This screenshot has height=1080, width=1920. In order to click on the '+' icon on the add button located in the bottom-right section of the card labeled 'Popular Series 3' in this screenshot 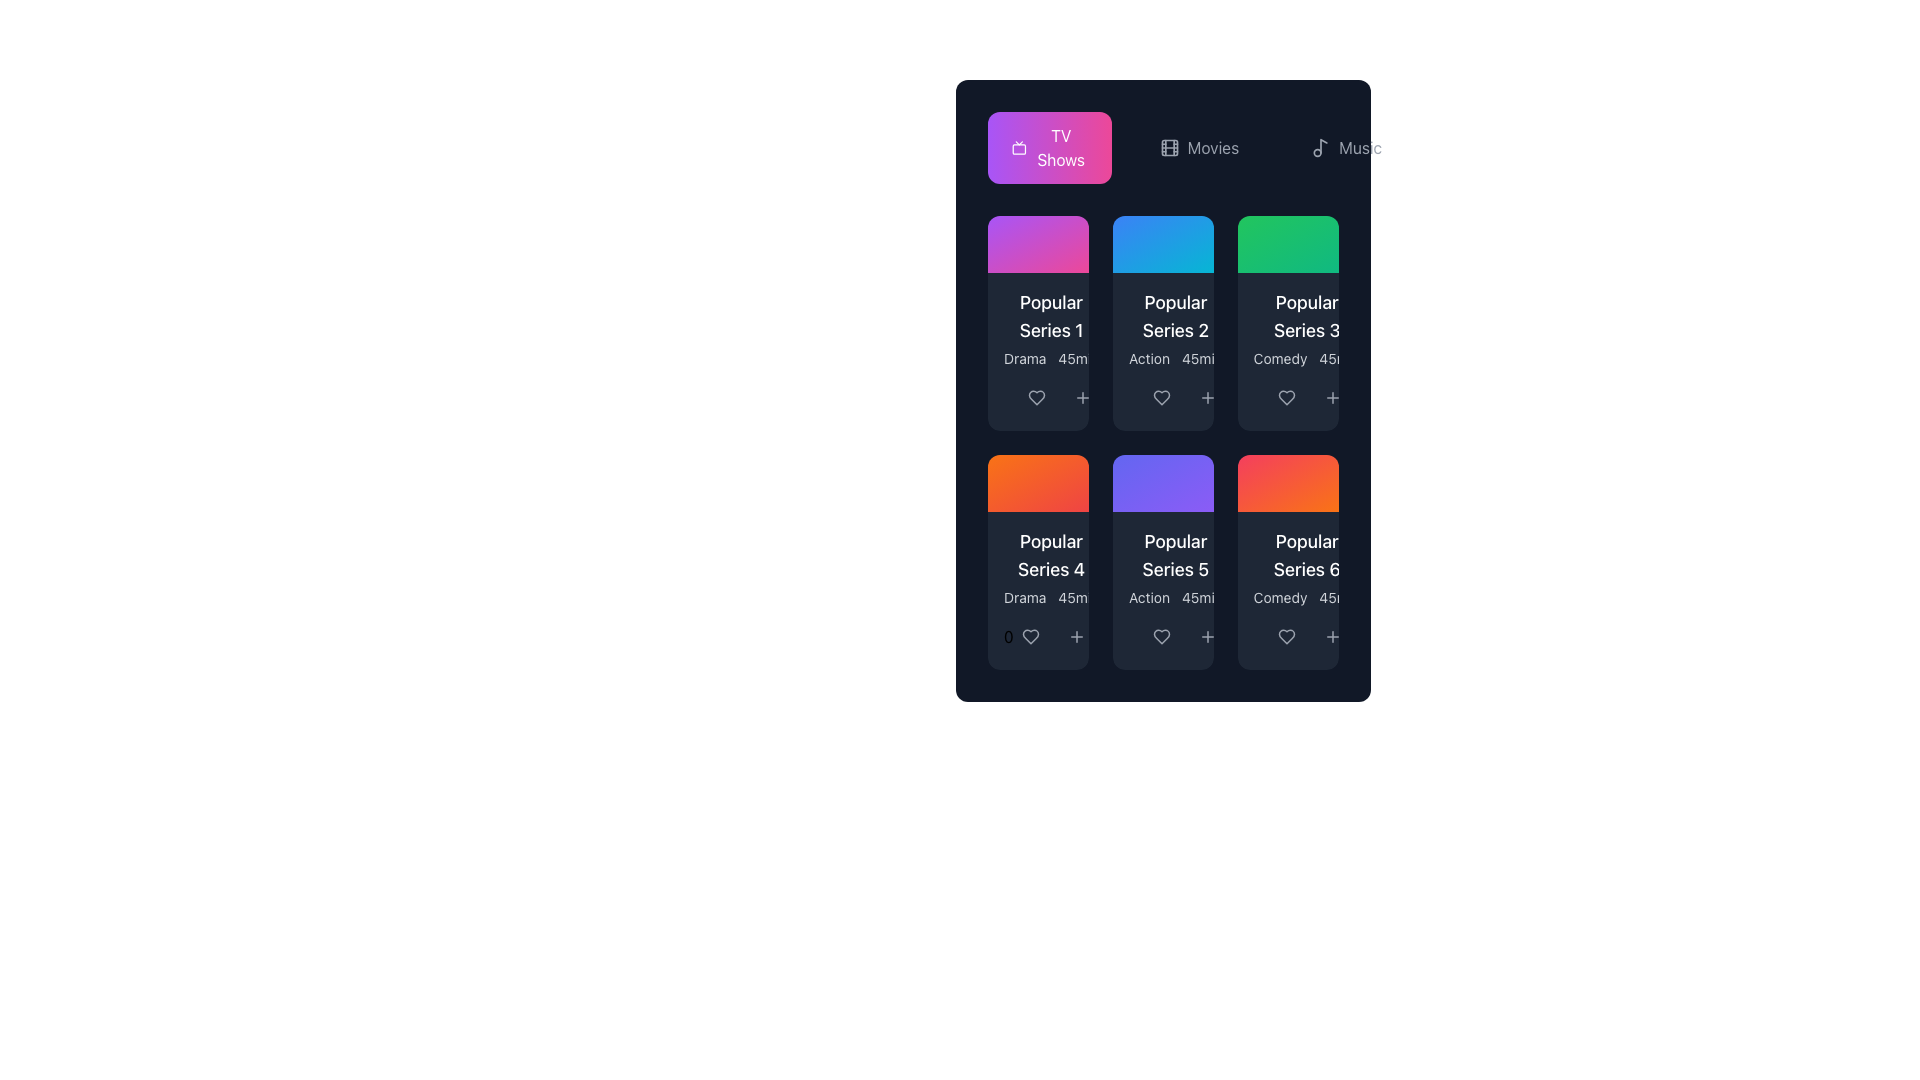, I will do `click(1333, 397)`.